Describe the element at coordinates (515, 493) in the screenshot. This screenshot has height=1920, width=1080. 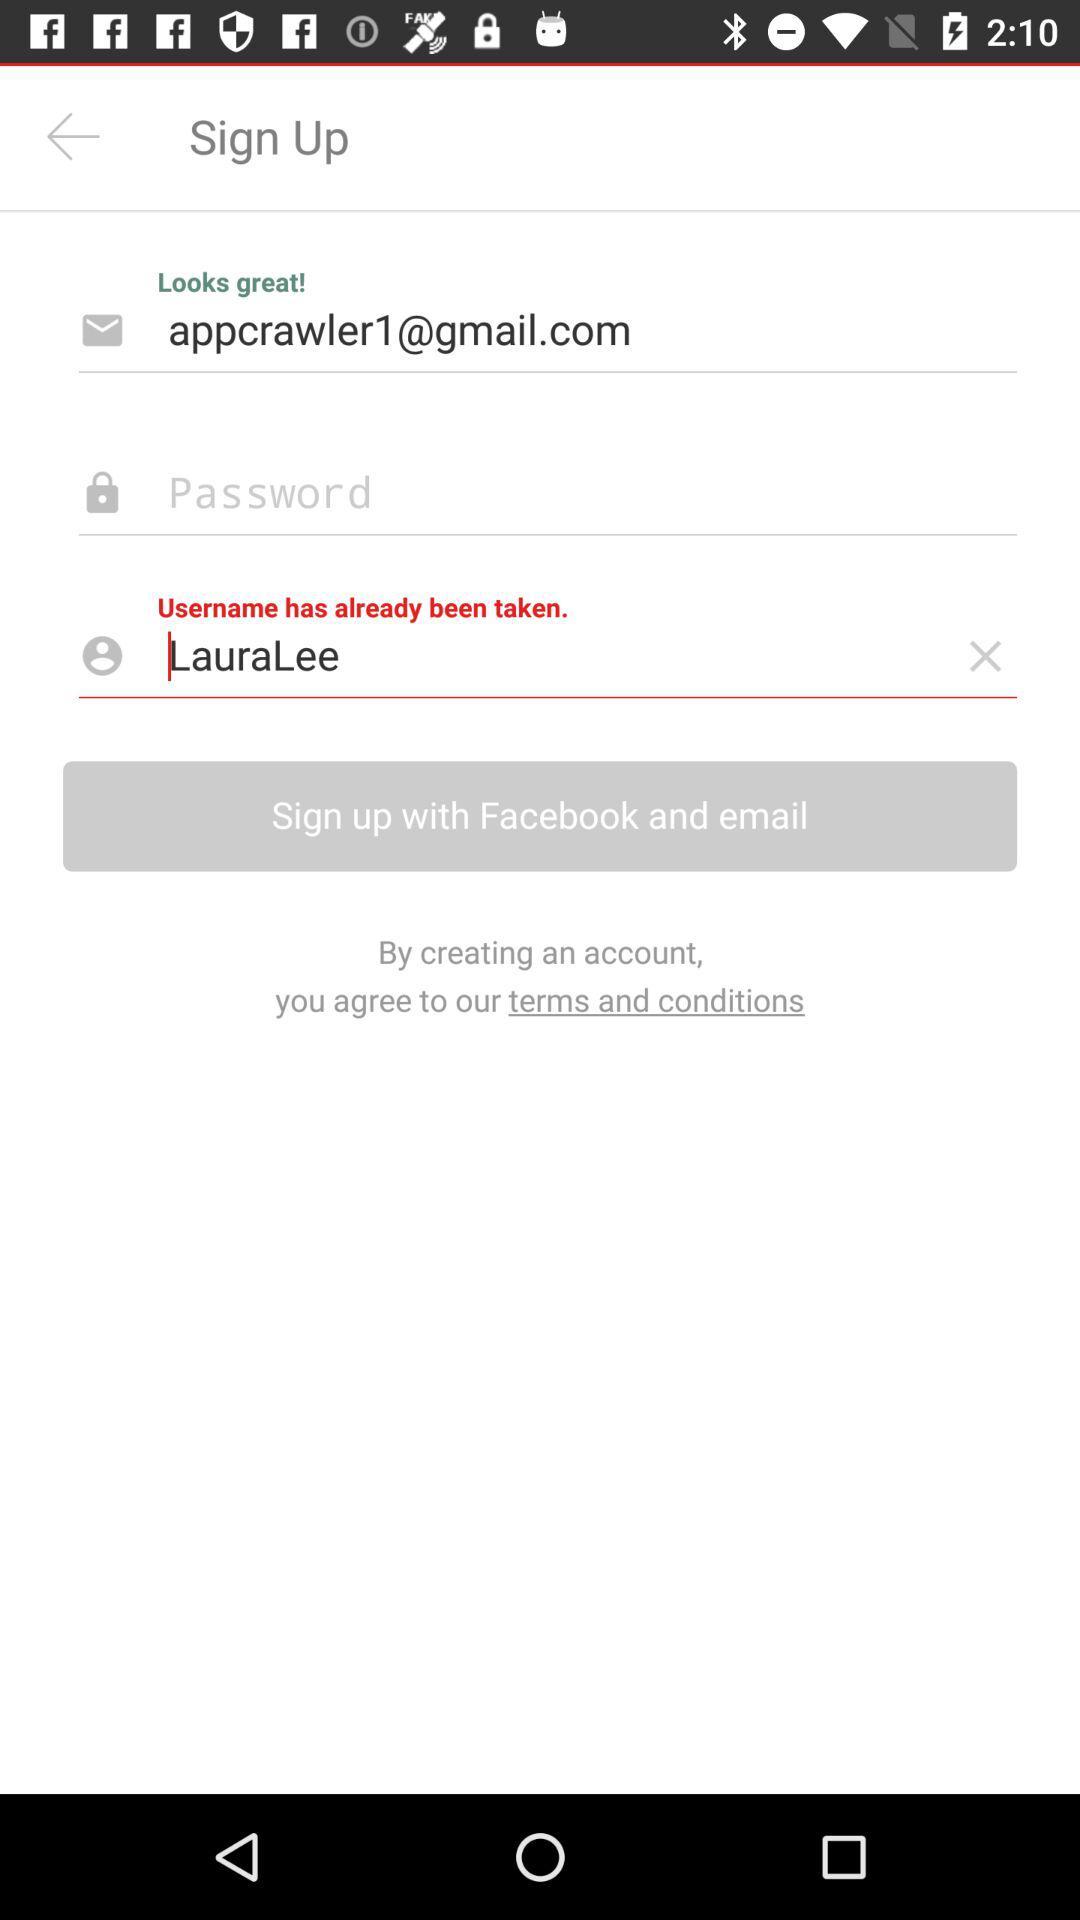
I see `password` at that location.